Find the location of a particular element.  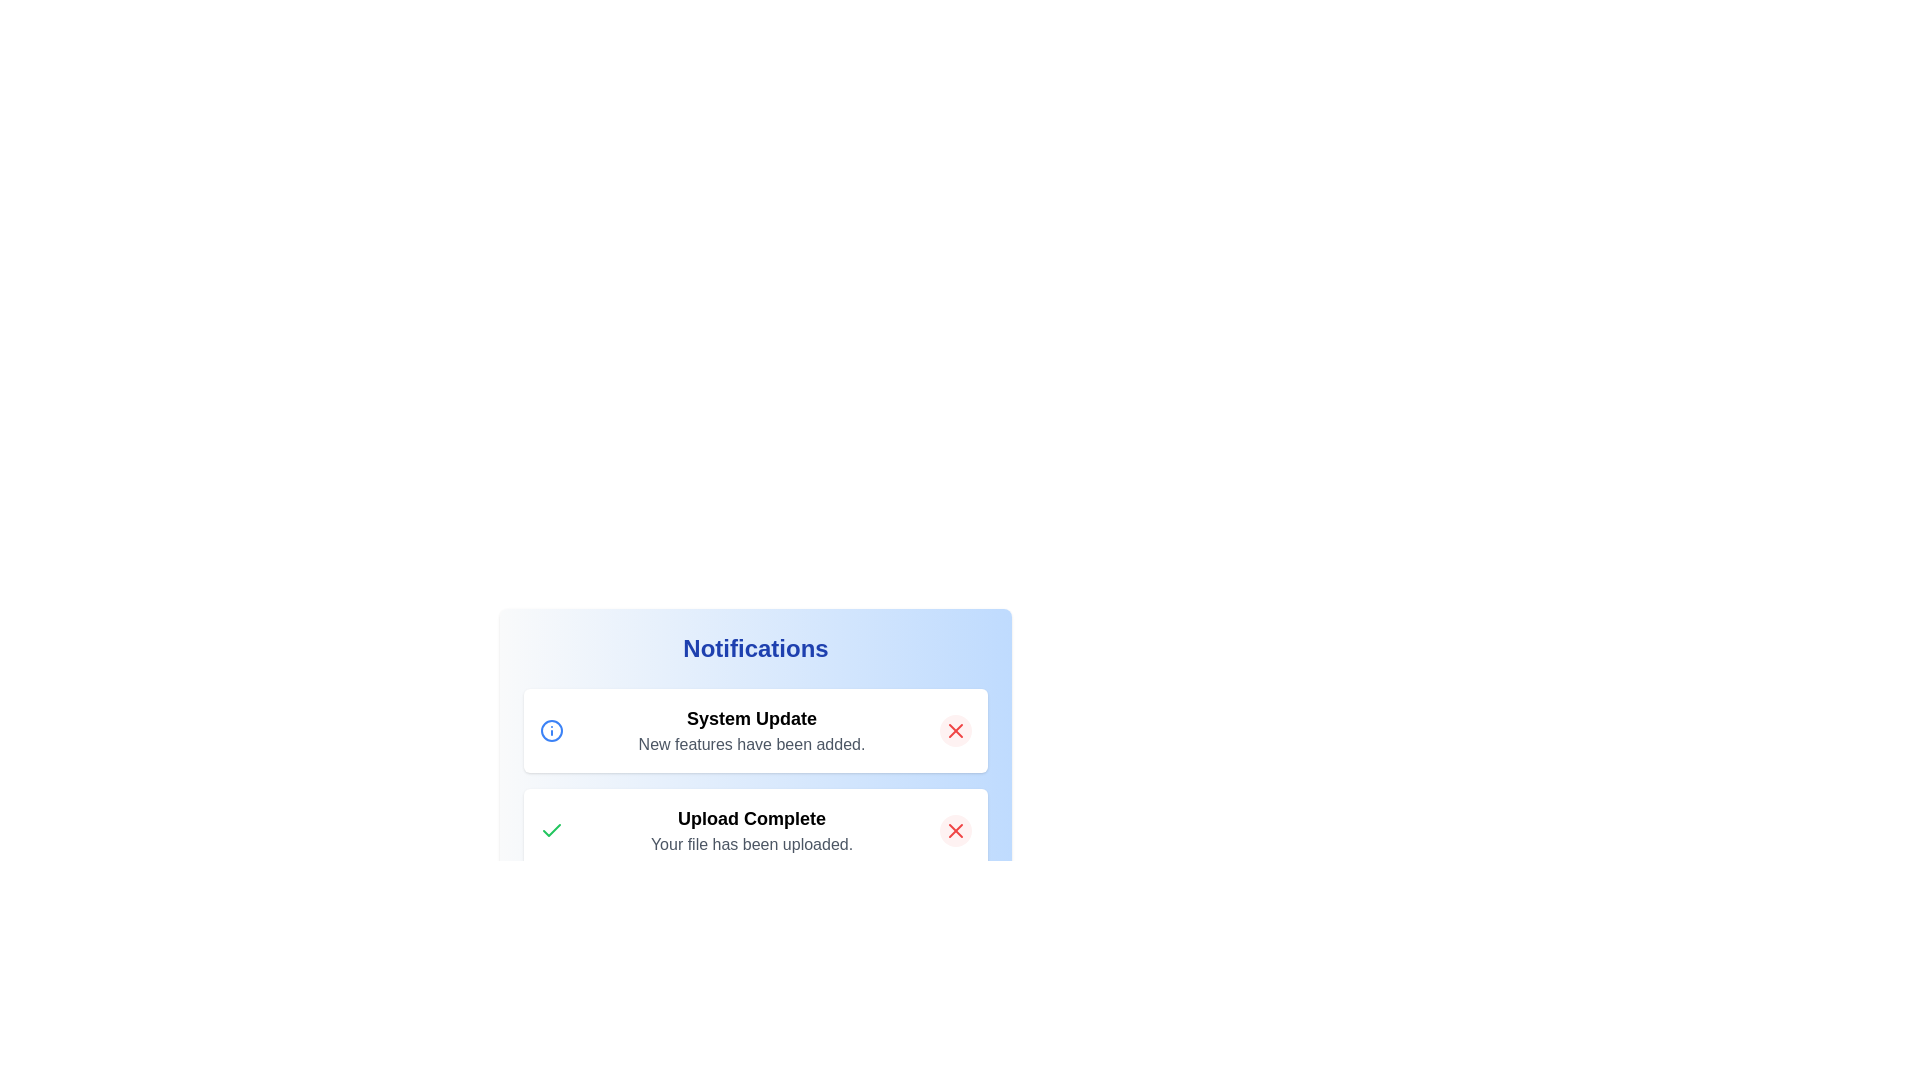

notification details from the second notification card titled 'Upload Complete' in the notification panel is located at coordinates (754, 801).